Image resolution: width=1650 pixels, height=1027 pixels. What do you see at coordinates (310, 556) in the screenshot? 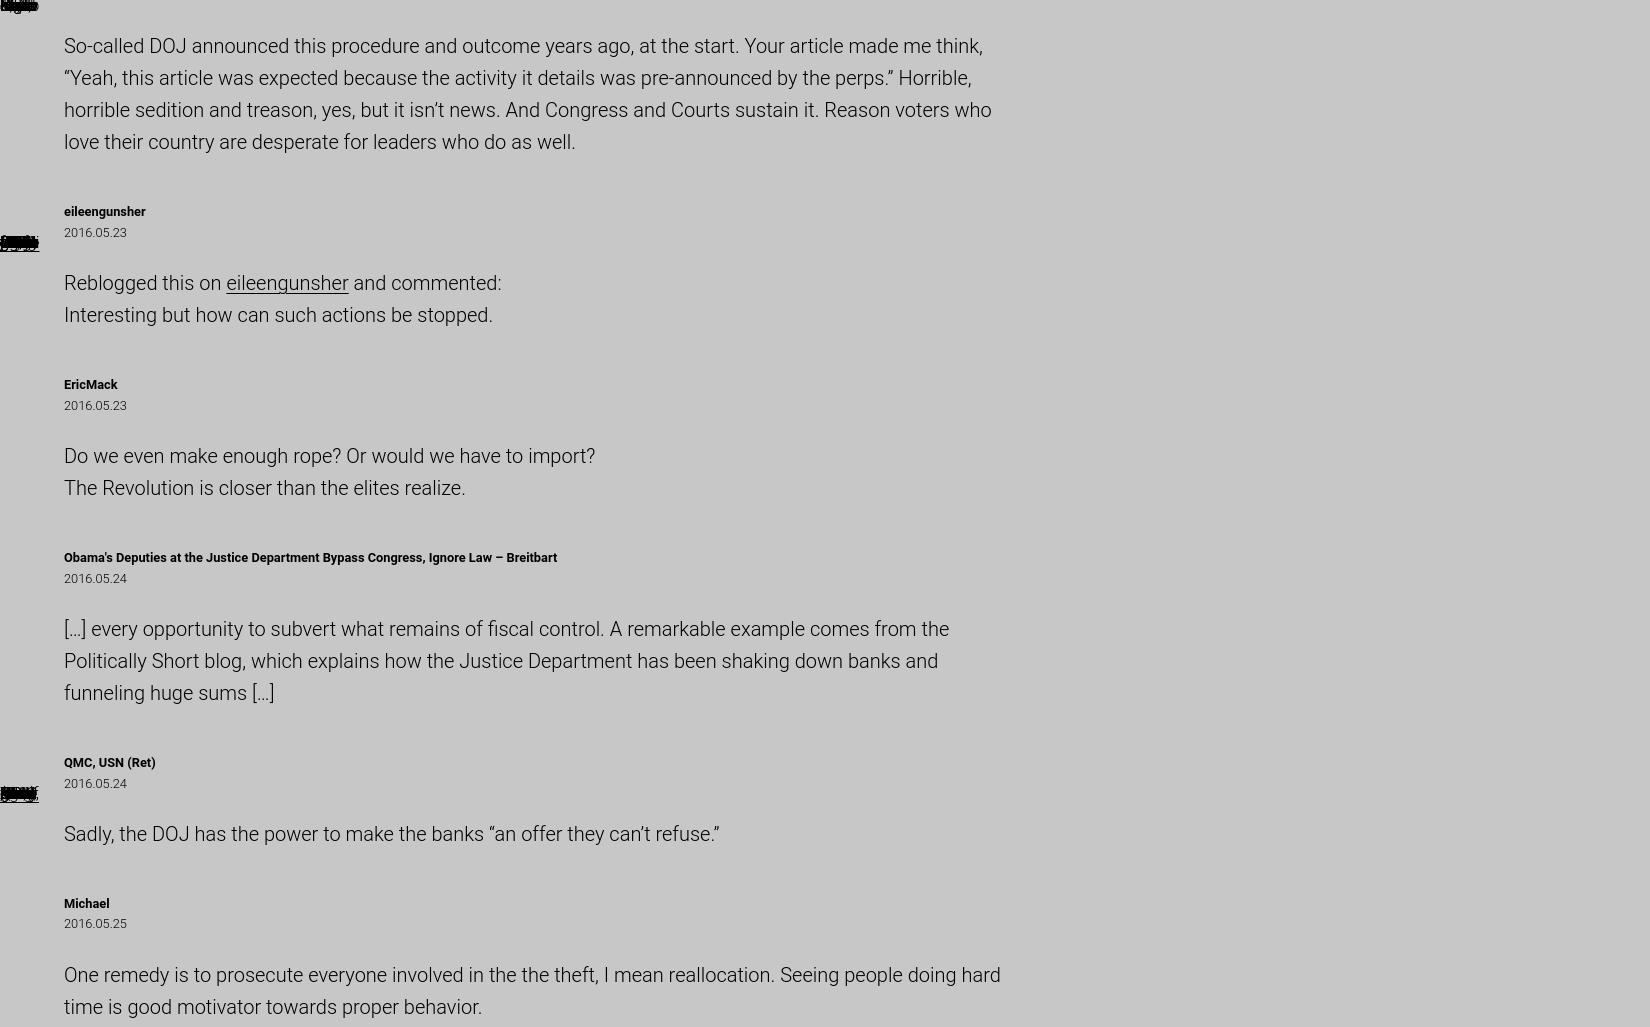
I see `'Obama's Deputies at the Justice Department Bypass Congress, Ignore Law – Breitbart'` at bounding box center [310, 556].